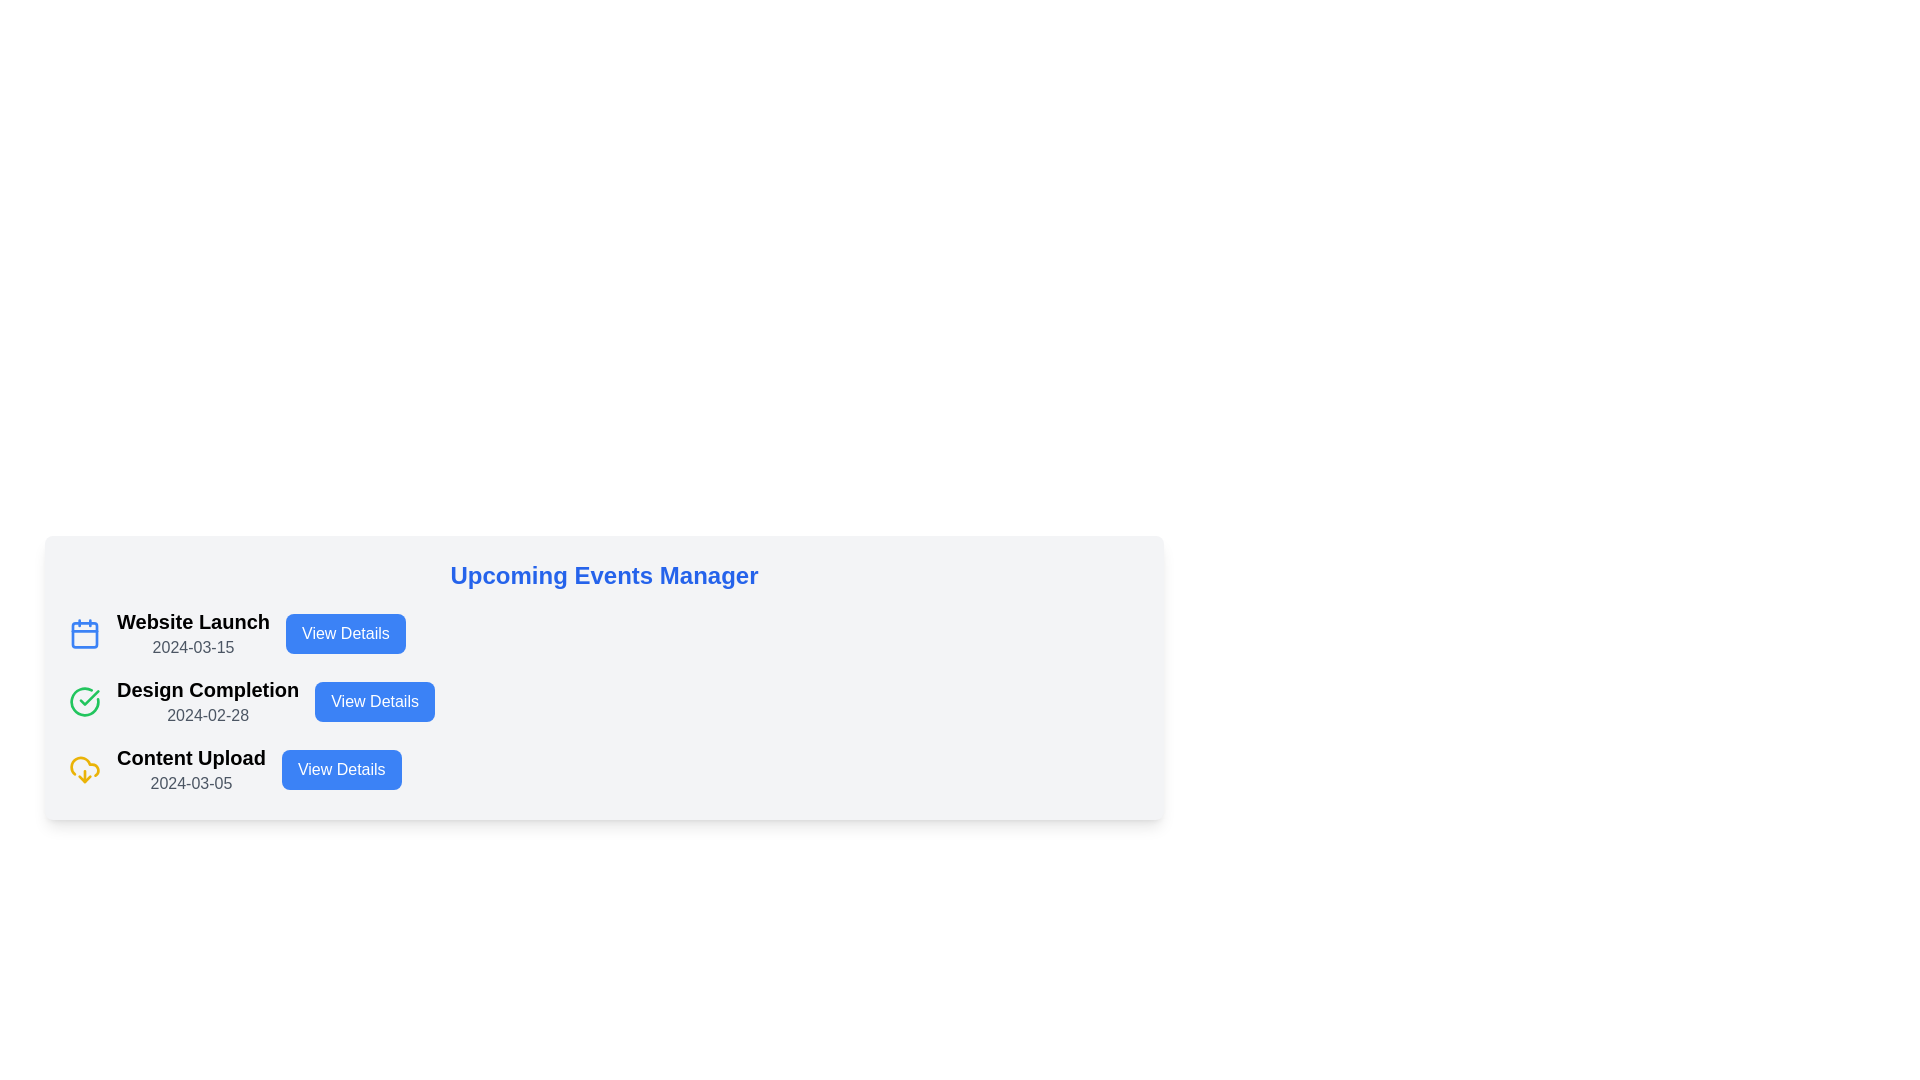  Describe the element at coordinates (208, 714) in the screenshot. I see `the static text displaying the date associated with the 'Design Completion' event, positioned under 'Design Completion' and to the left of 'View Details'` at that location.